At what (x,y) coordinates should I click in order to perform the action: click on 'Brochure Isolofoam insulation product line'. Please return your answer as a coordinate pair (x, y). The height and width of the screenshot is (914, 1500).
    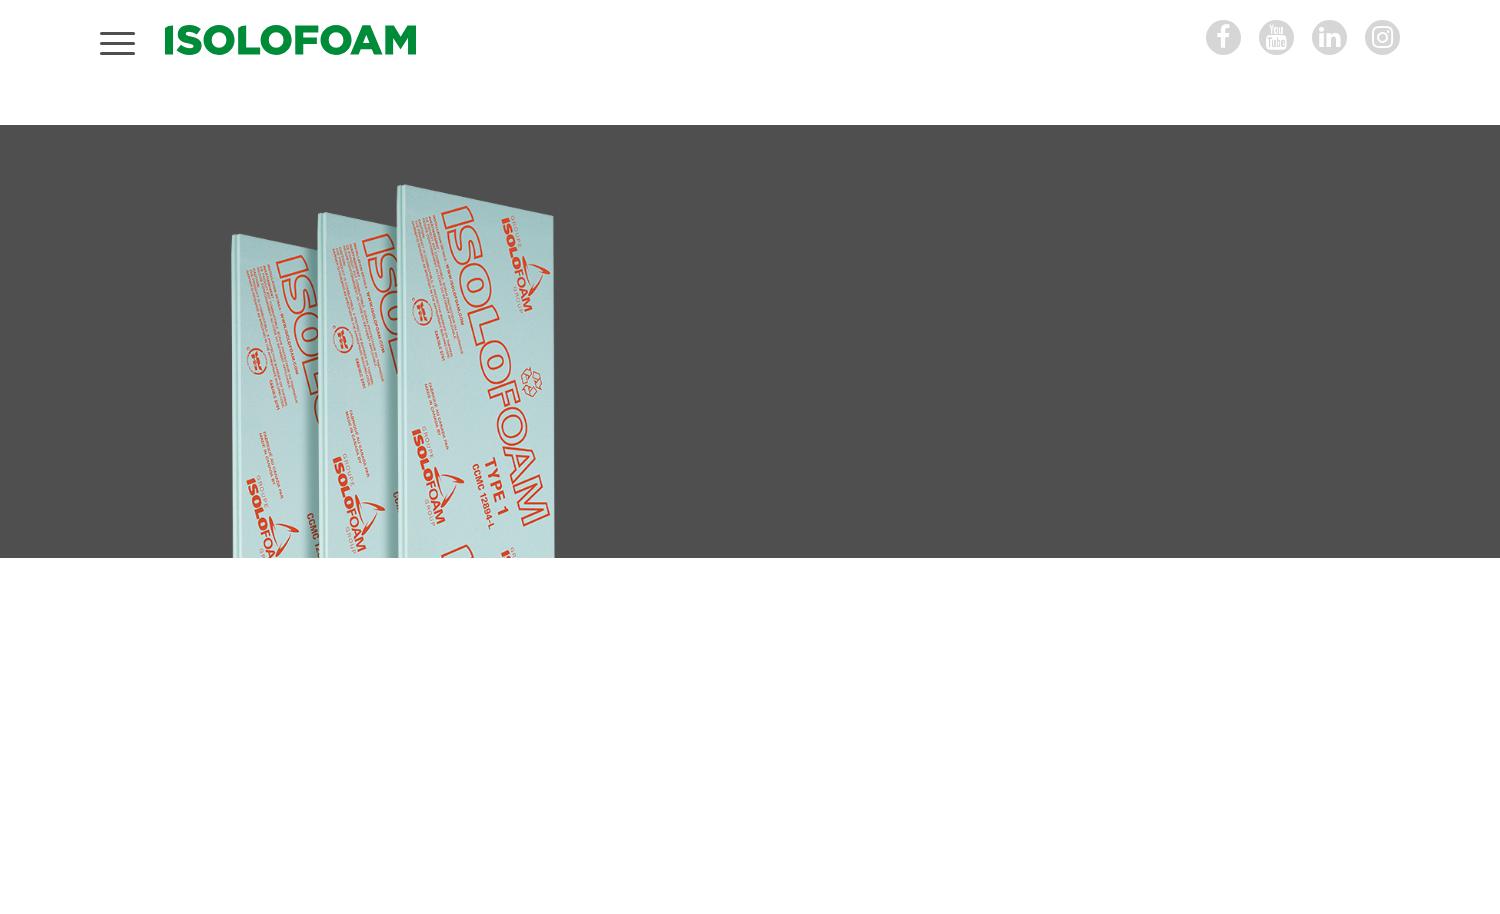
    Looking at the image, I should click on (1015, 766).